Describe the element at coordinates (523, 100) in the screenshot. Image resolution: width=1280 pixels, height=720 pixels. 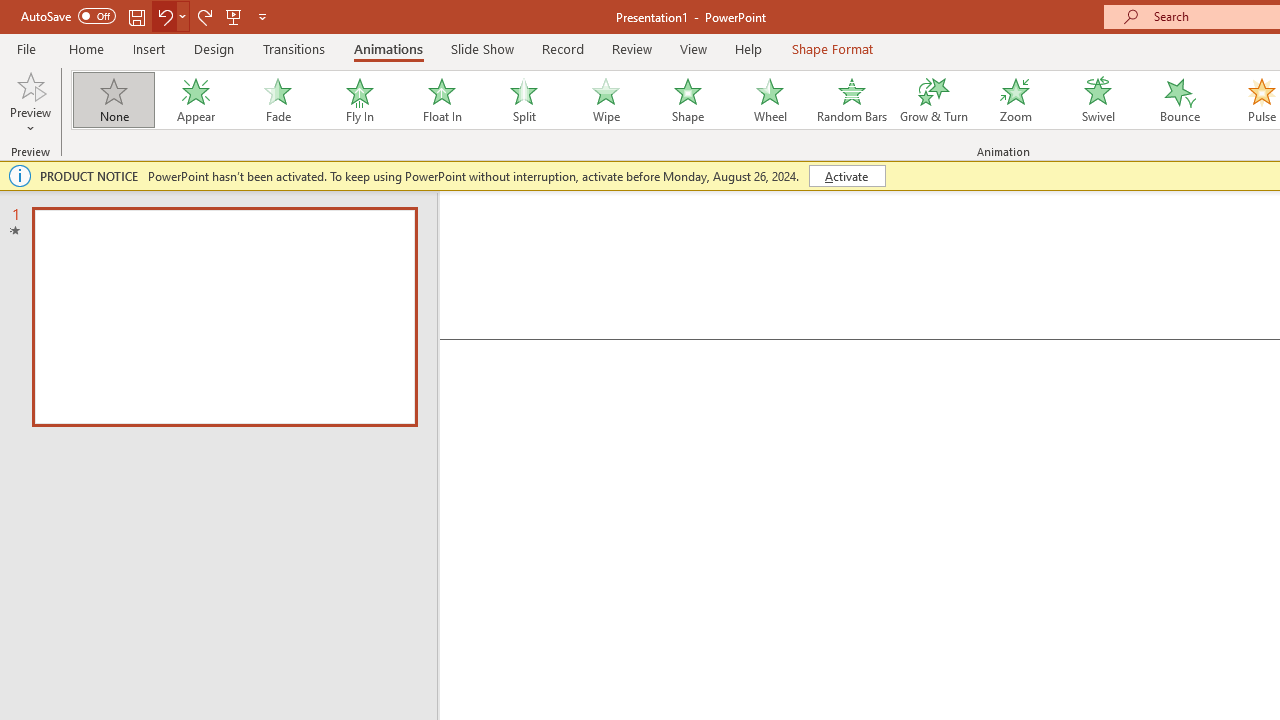
I see `'Split'` at that location.